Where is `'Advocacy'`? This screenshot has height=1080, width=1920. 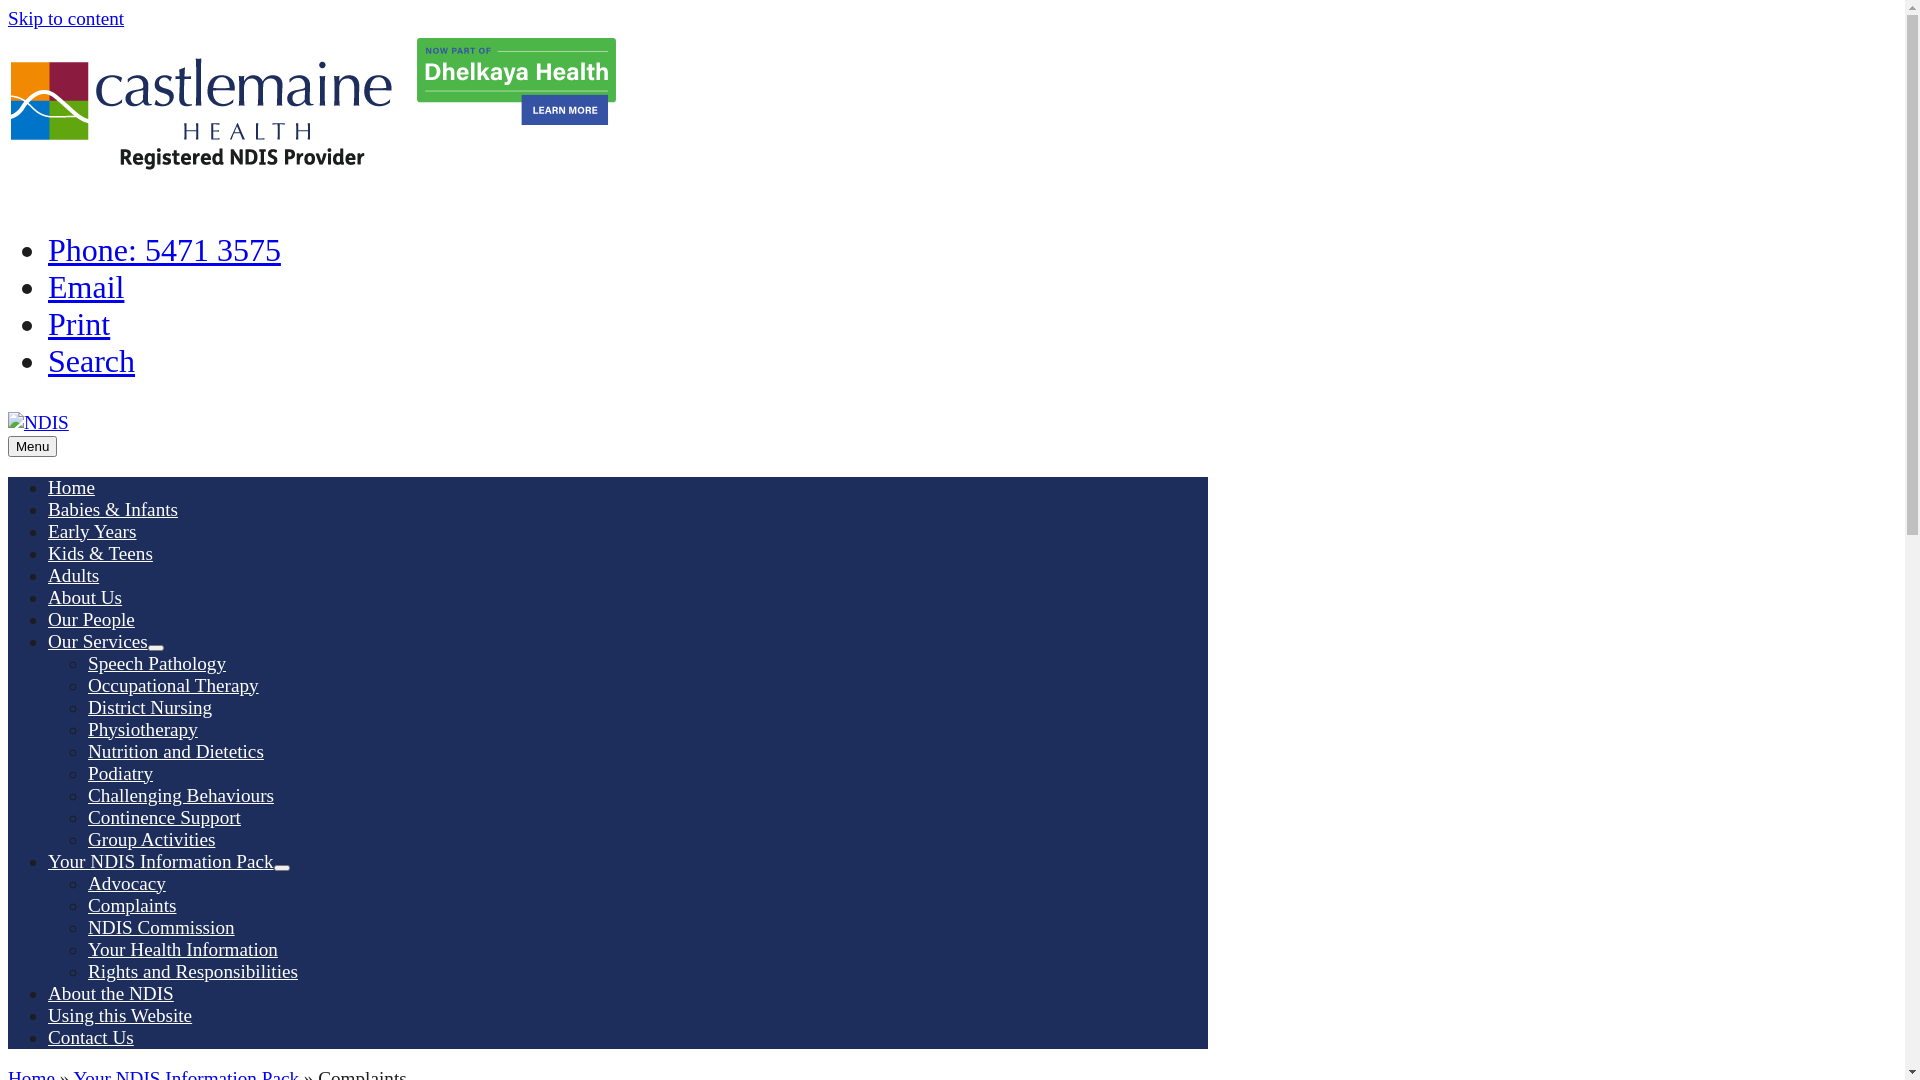 'Advocacy' is located at coordinates (125, 882).